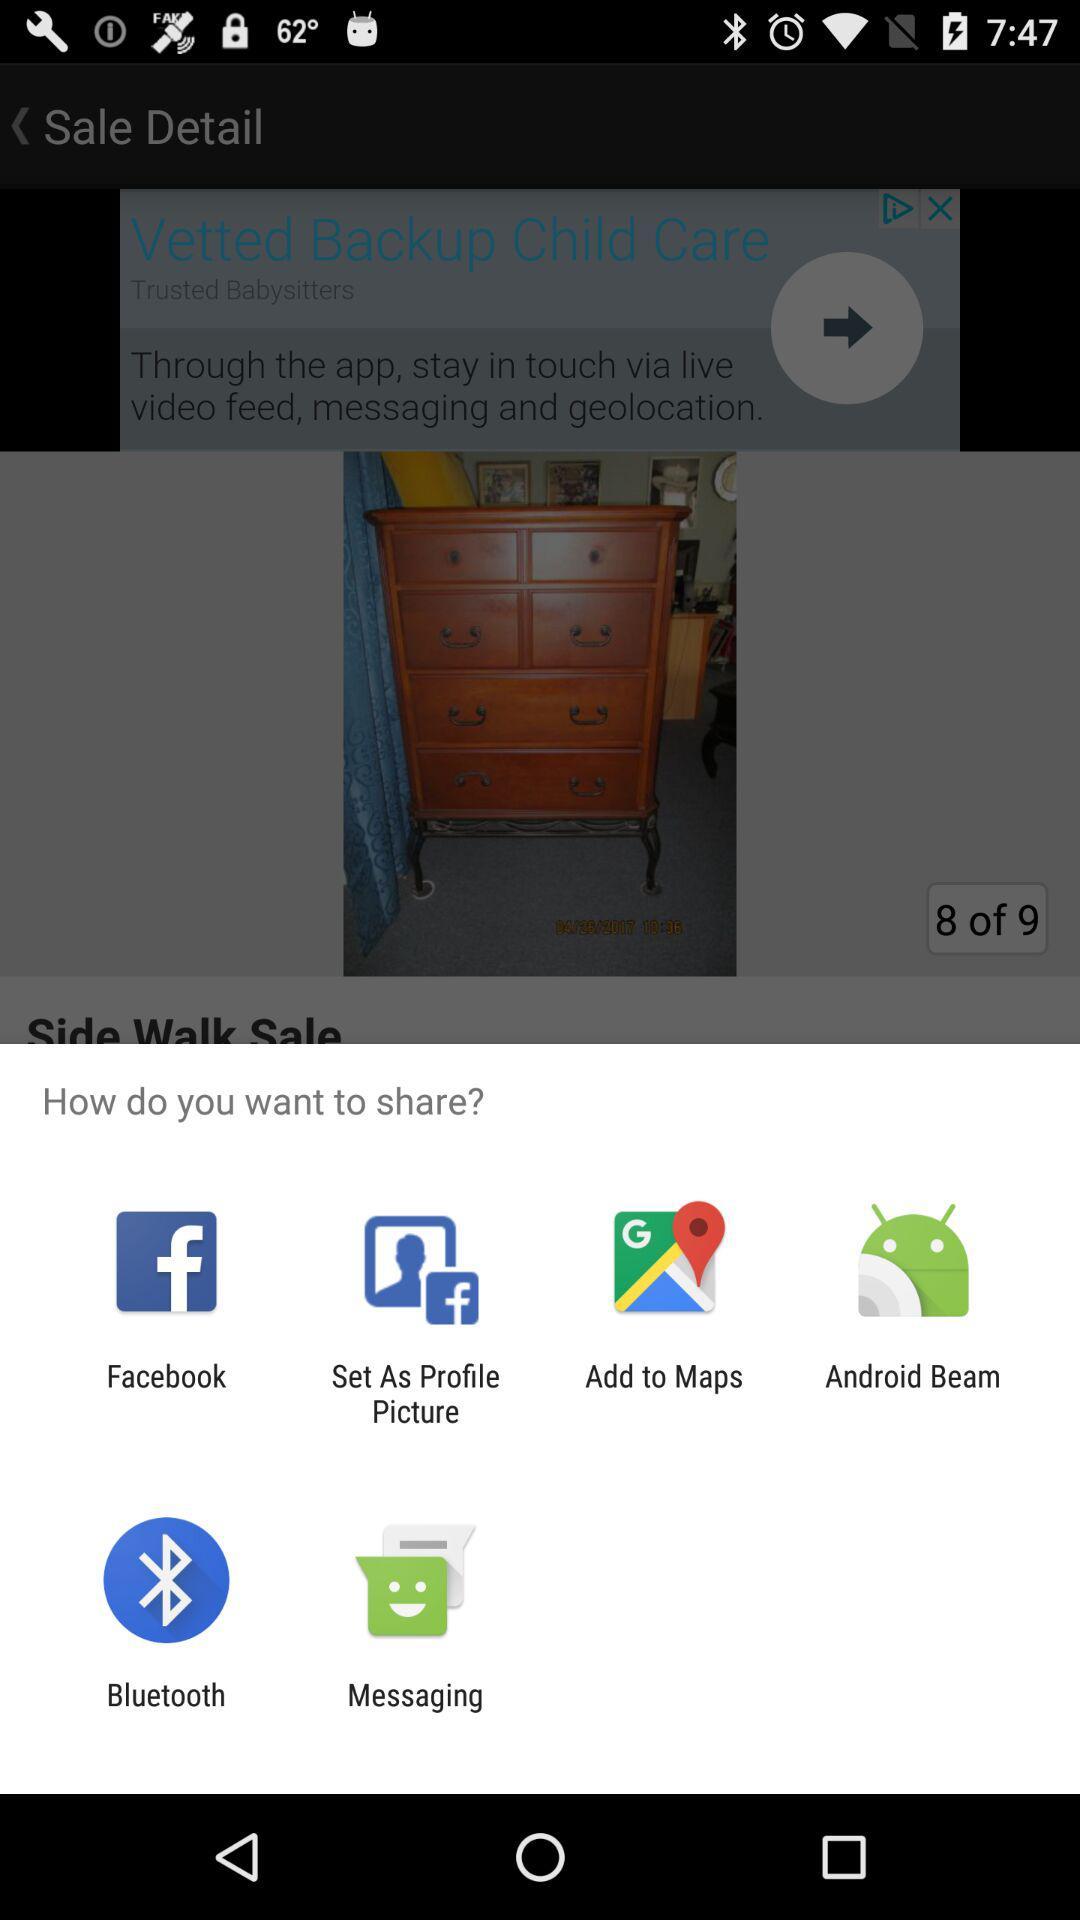  I want to click on the icon next to the add to maps, so click(414, 1392).